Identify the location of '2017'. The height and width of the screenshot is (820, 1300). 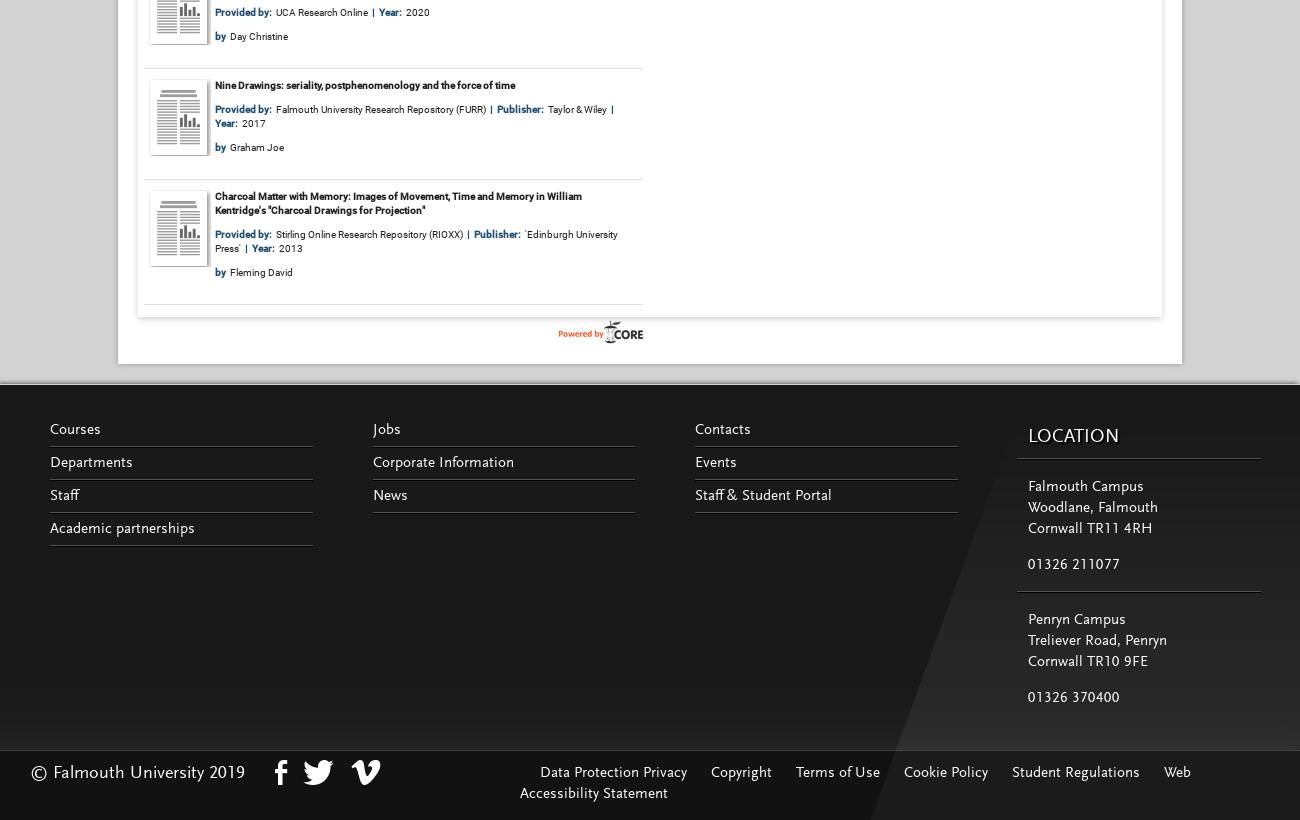
(253, 121).